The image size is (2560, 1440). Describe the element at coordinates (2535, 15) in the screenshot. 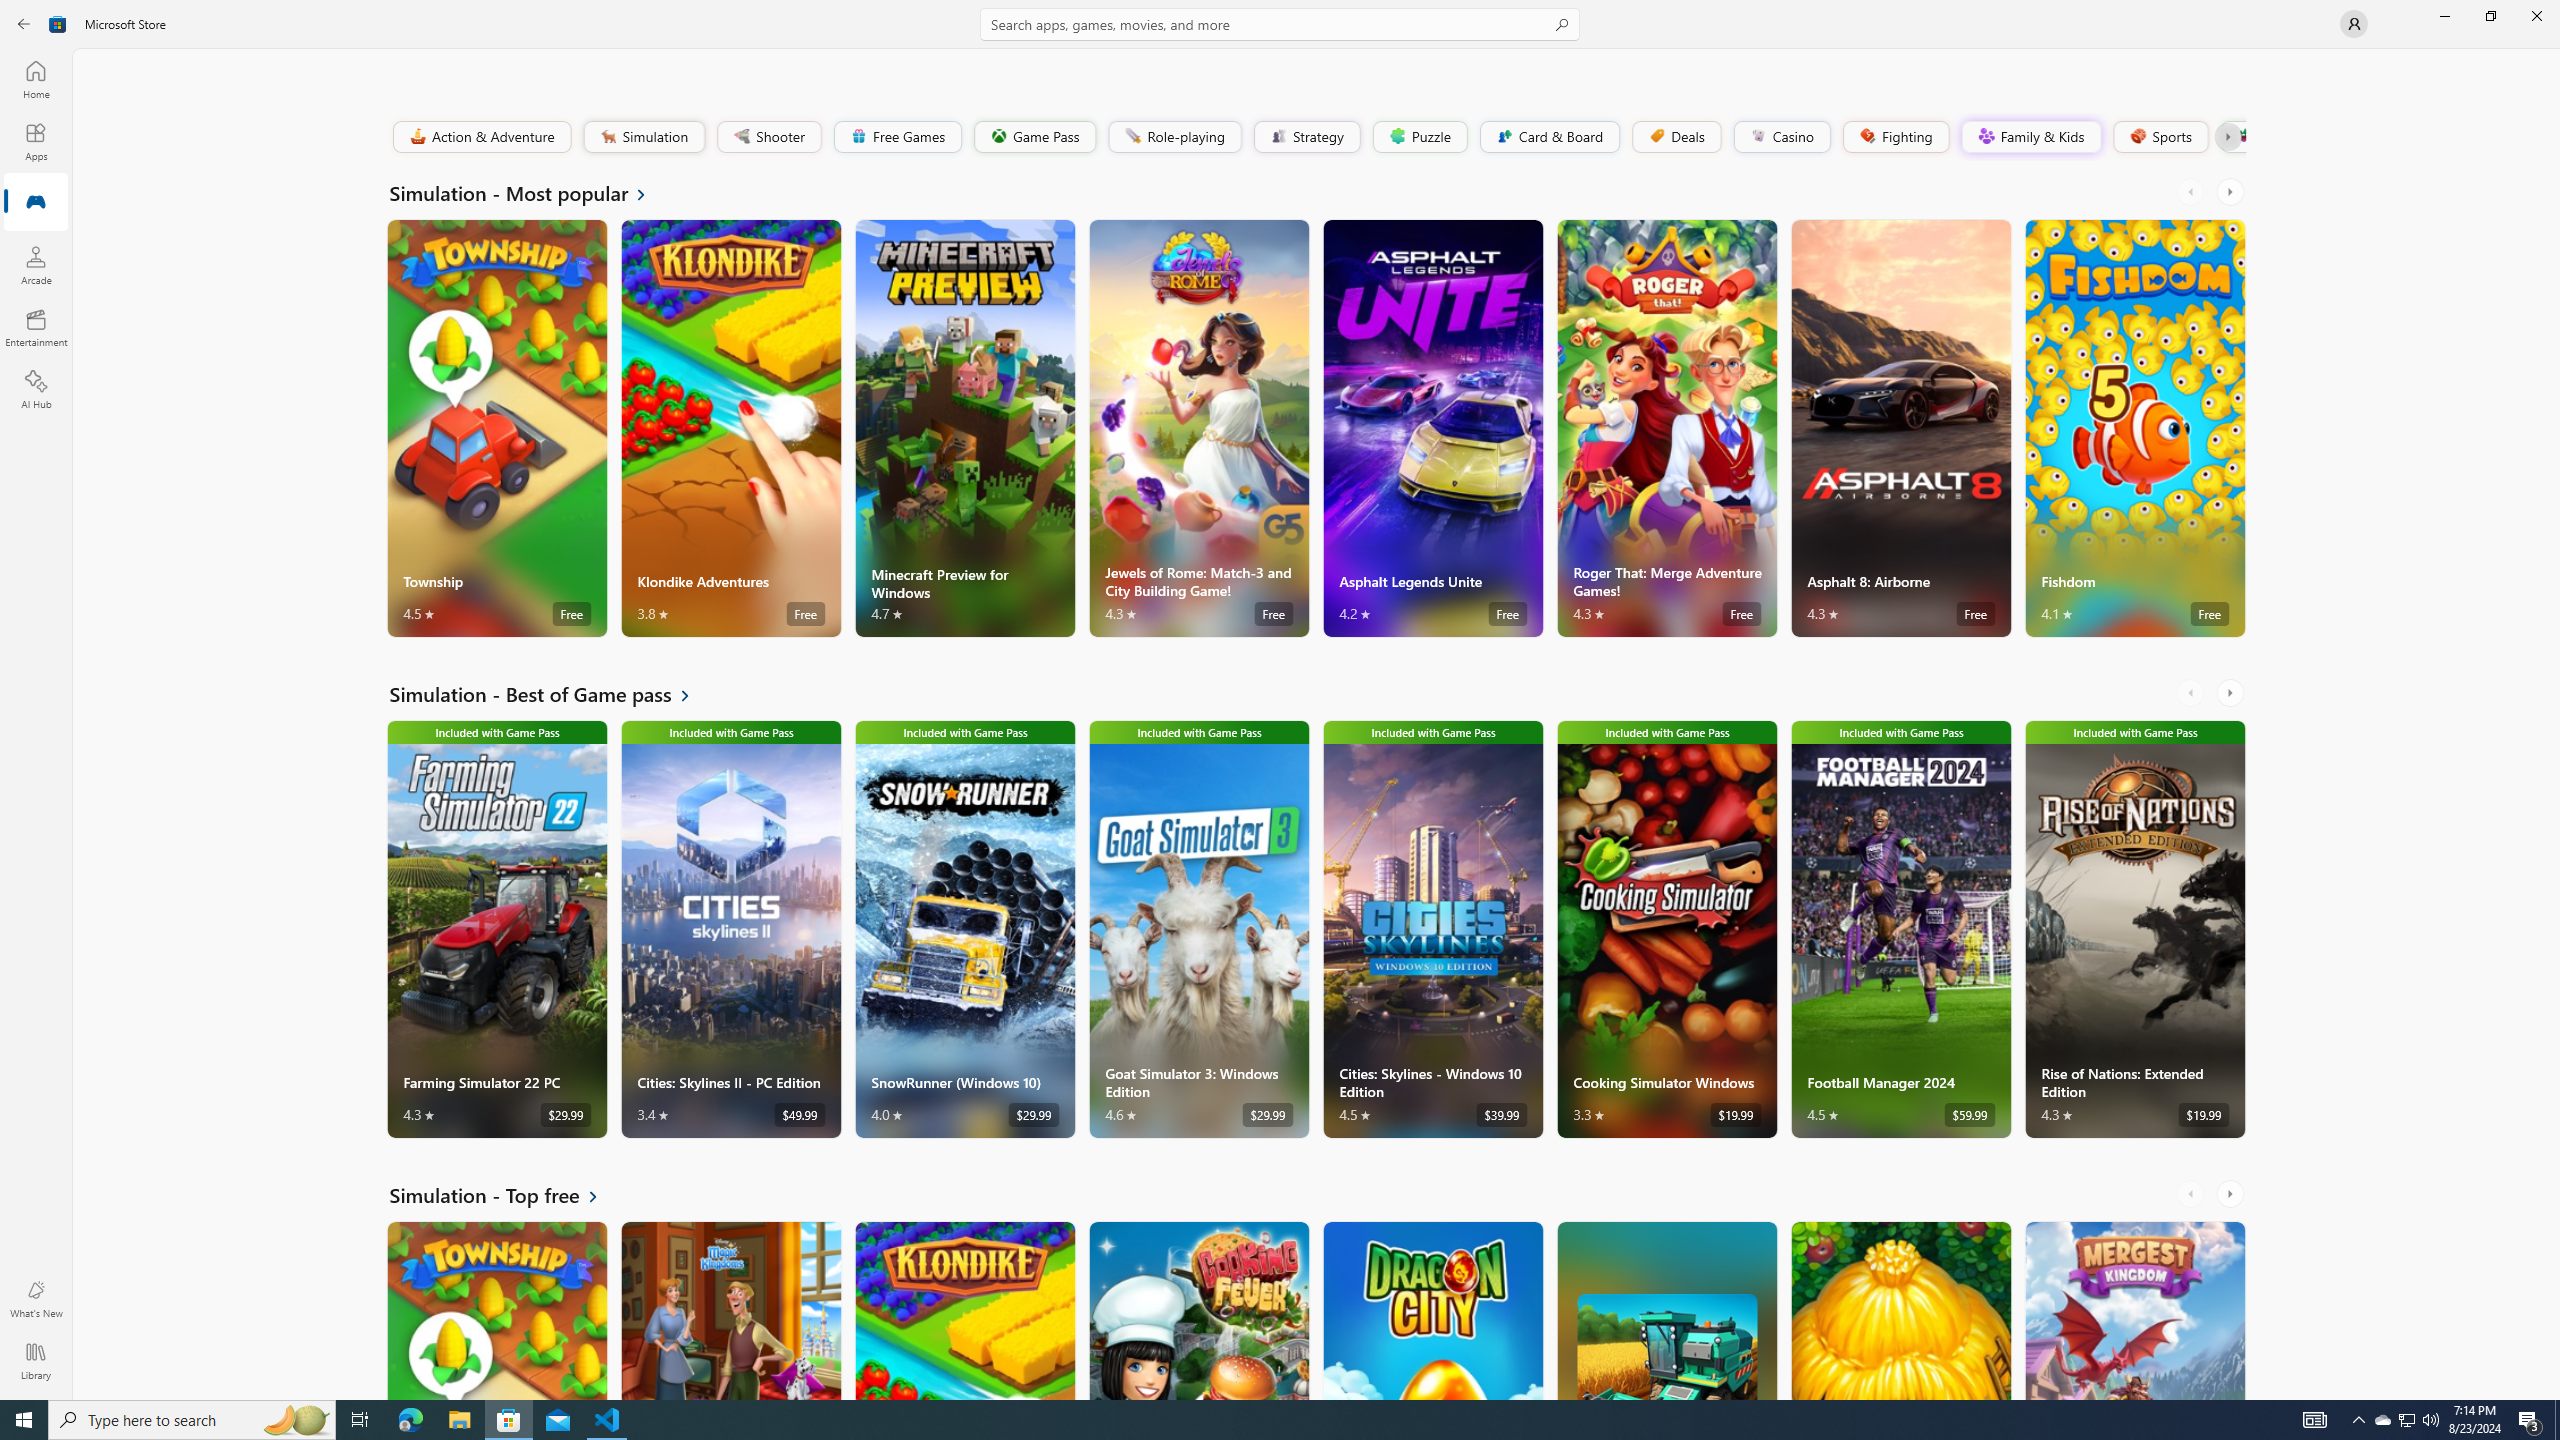

I see `'Close Microsoft Store'` at that location.